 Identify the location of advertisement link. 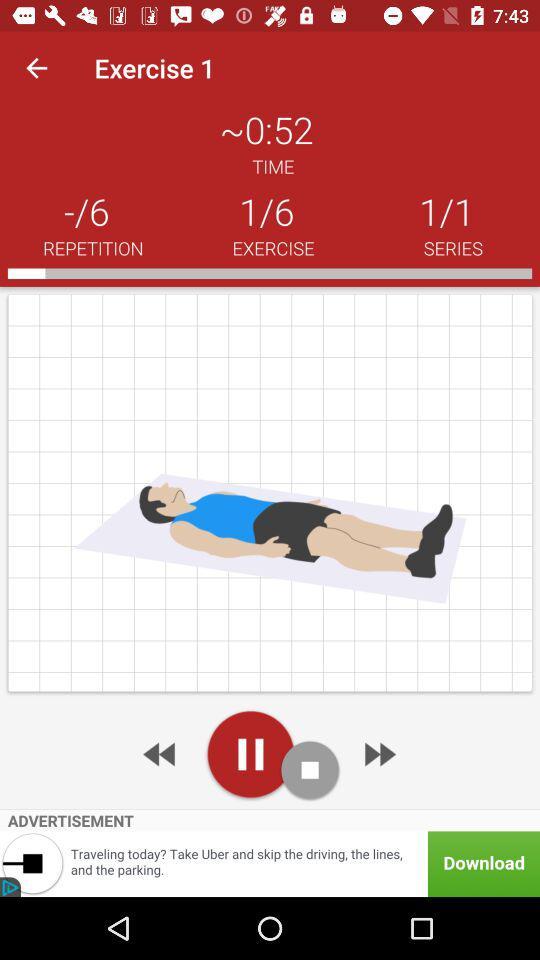
(270, 863).